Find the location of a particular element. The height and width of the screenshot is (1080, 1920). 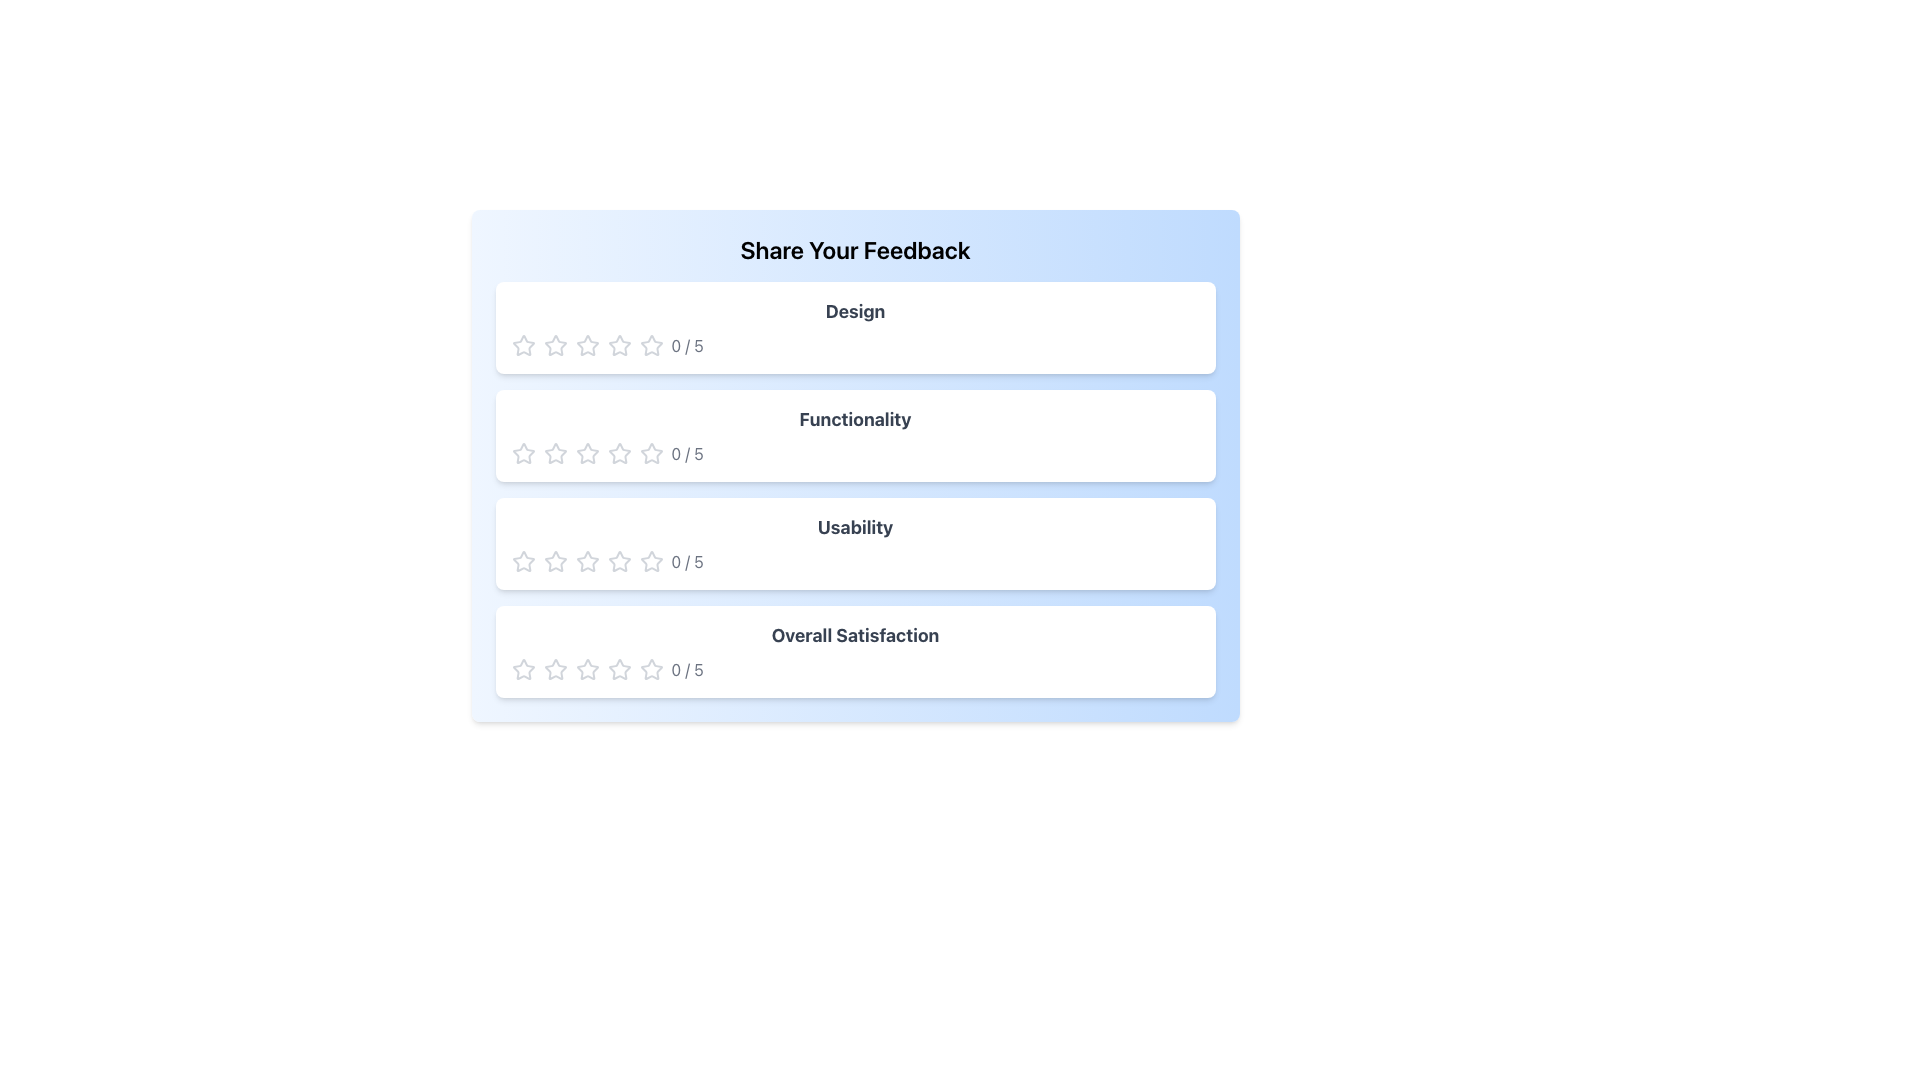

the first star in the 'Usability' feedback section is located at coordinates (523, 562).